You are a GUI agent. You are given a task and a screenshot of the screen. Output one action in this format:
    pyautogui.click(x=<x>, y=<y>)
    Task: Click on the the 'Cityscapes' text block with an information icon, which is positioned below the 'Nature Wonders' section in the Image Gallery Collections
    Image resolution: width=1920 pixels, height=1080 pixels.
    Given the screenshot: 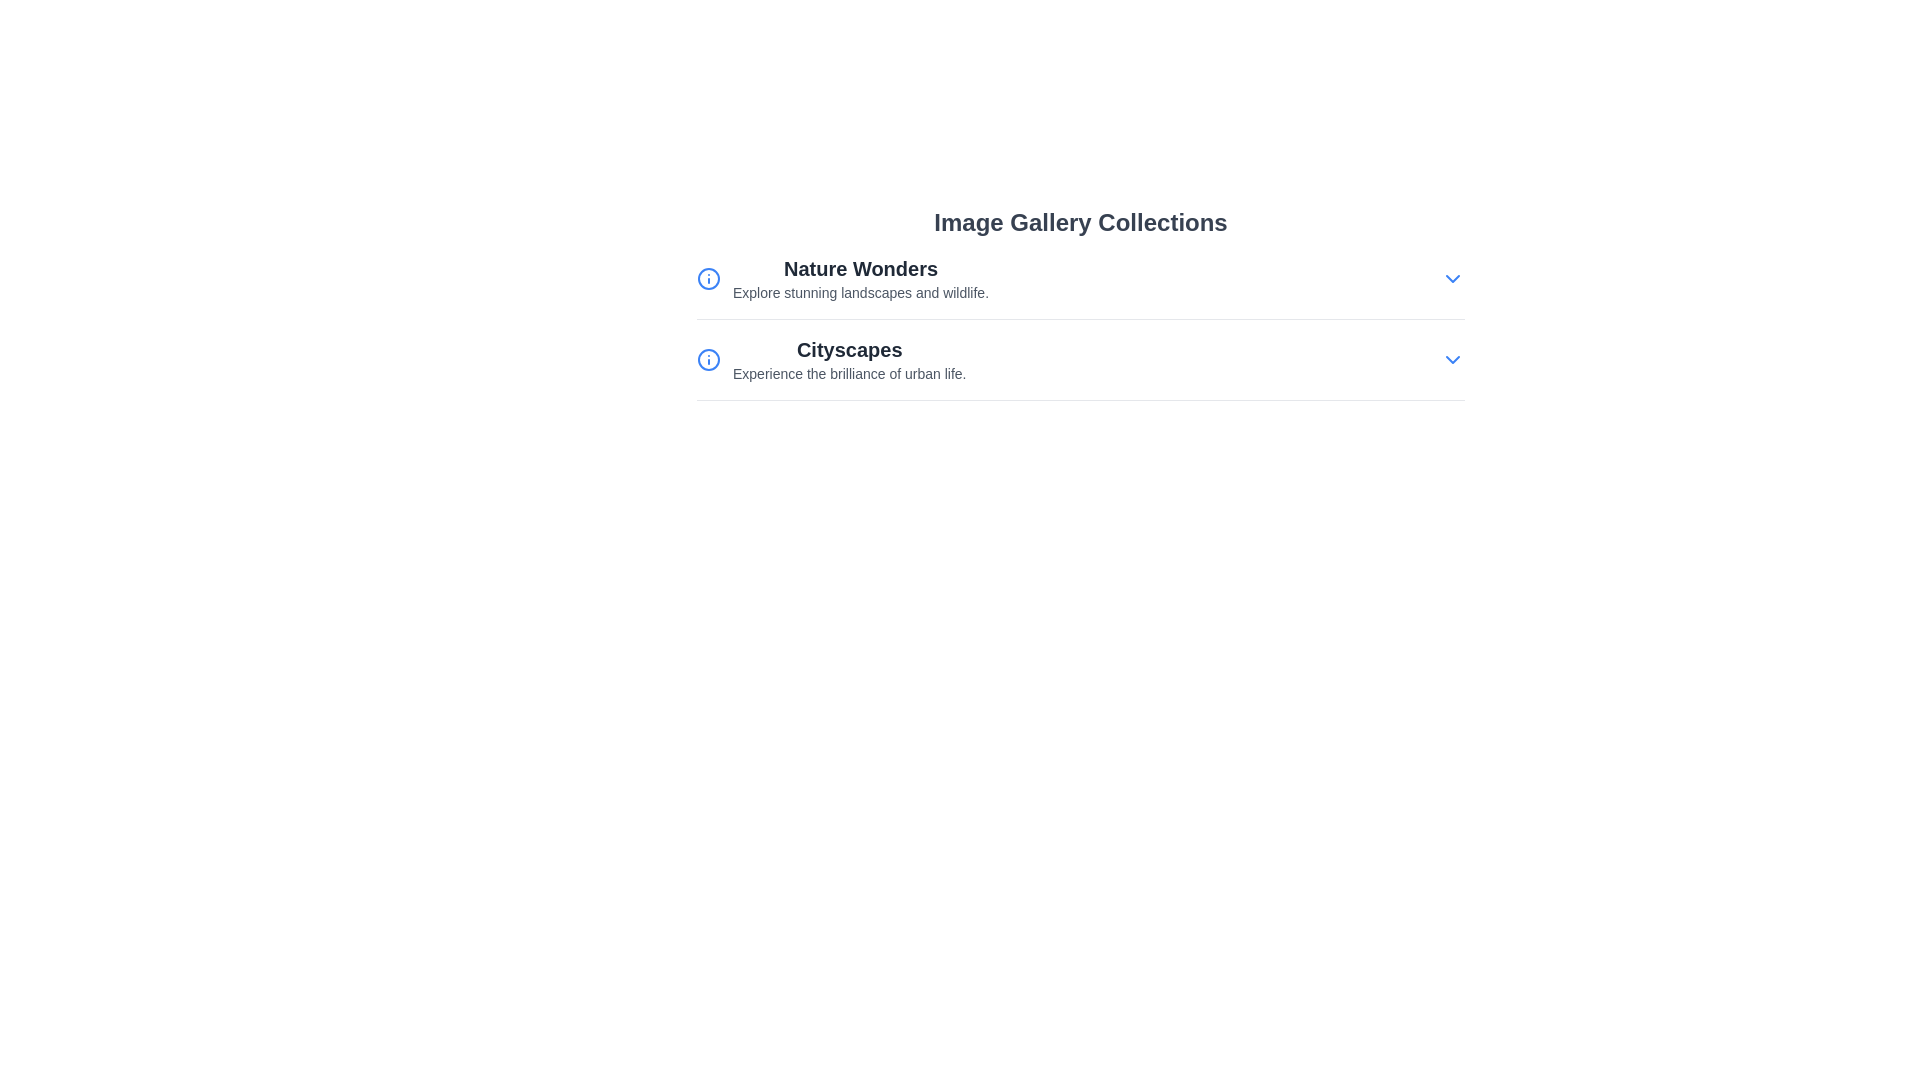 What is the action you would take?
    pyautogui.click(x=831, y=358)
    